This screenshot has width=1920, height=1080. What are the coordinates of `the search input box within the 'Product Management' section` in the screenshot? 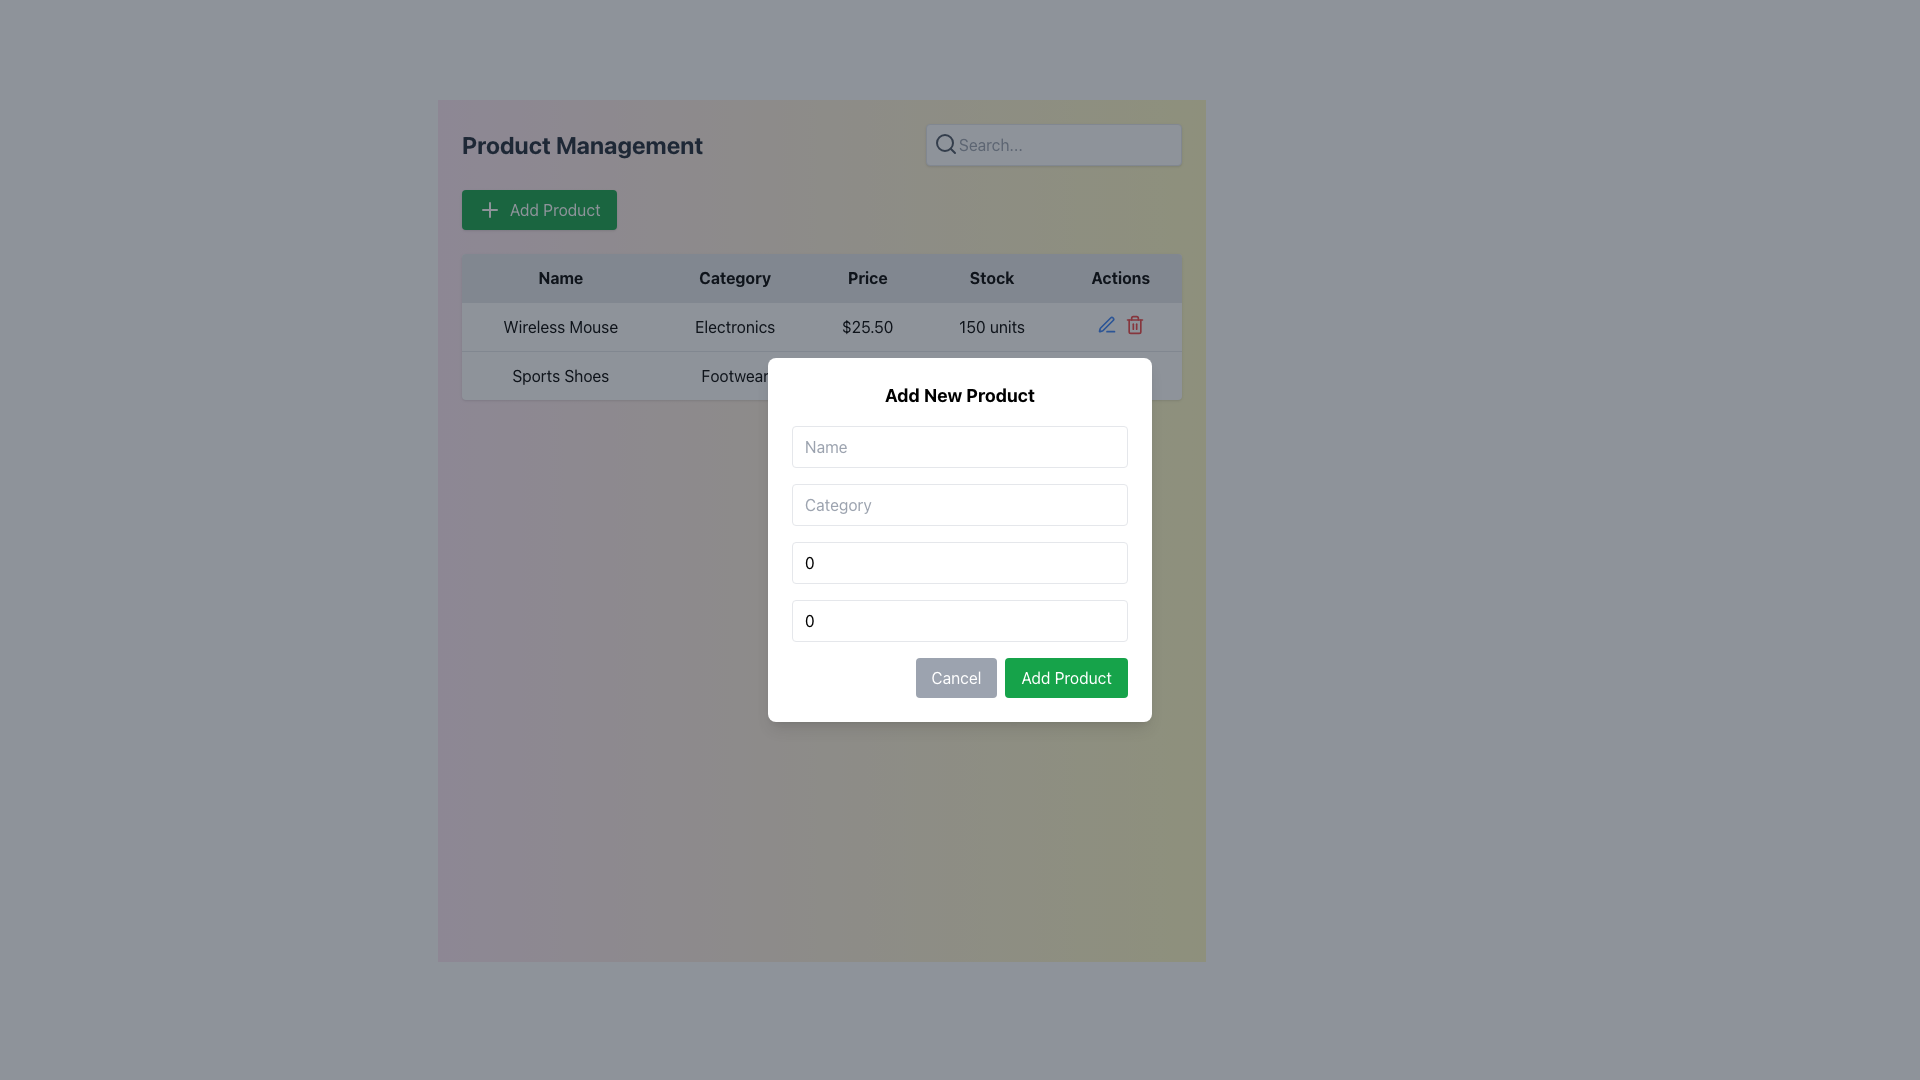 It's located at (821, 144).